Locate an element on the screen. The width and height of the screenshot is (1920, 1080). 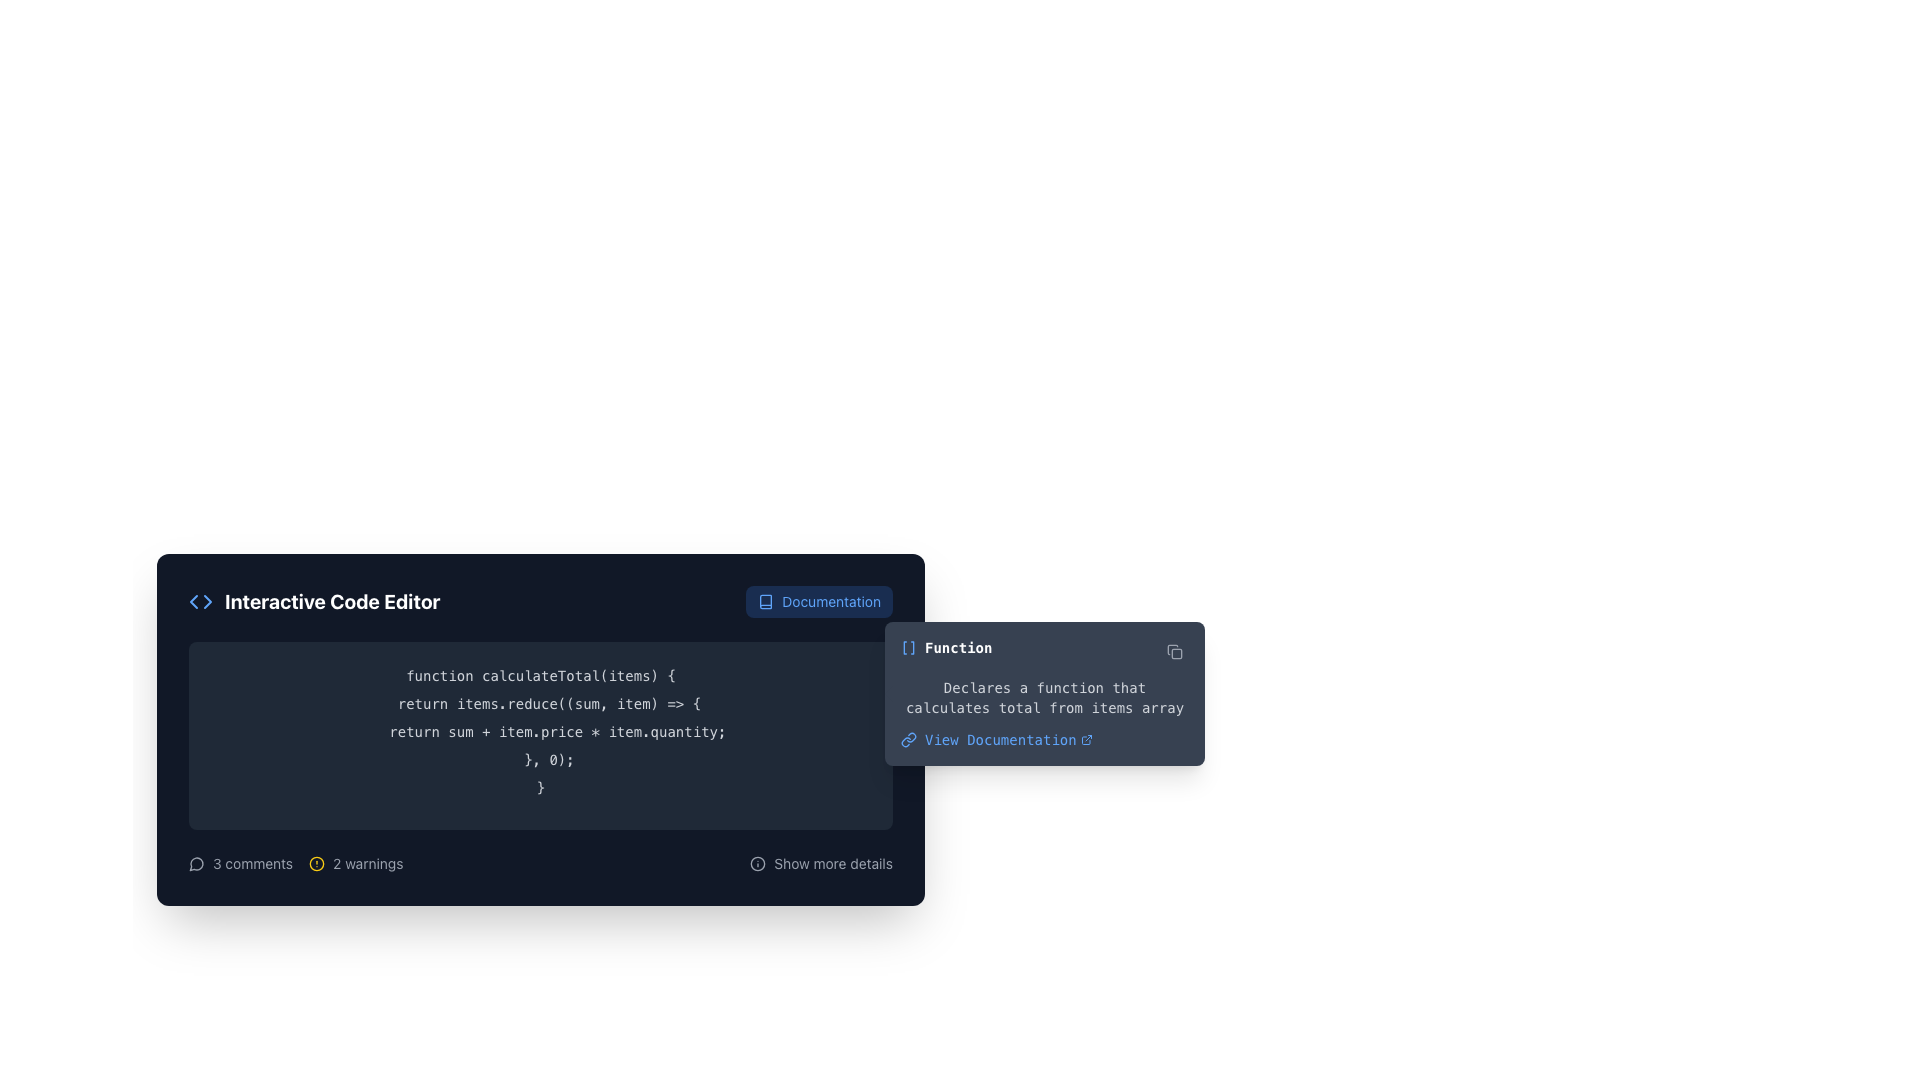
the copy action icon located within a small, interactive button near the bottom-right of the interface is located at coordinates (1175, 651).